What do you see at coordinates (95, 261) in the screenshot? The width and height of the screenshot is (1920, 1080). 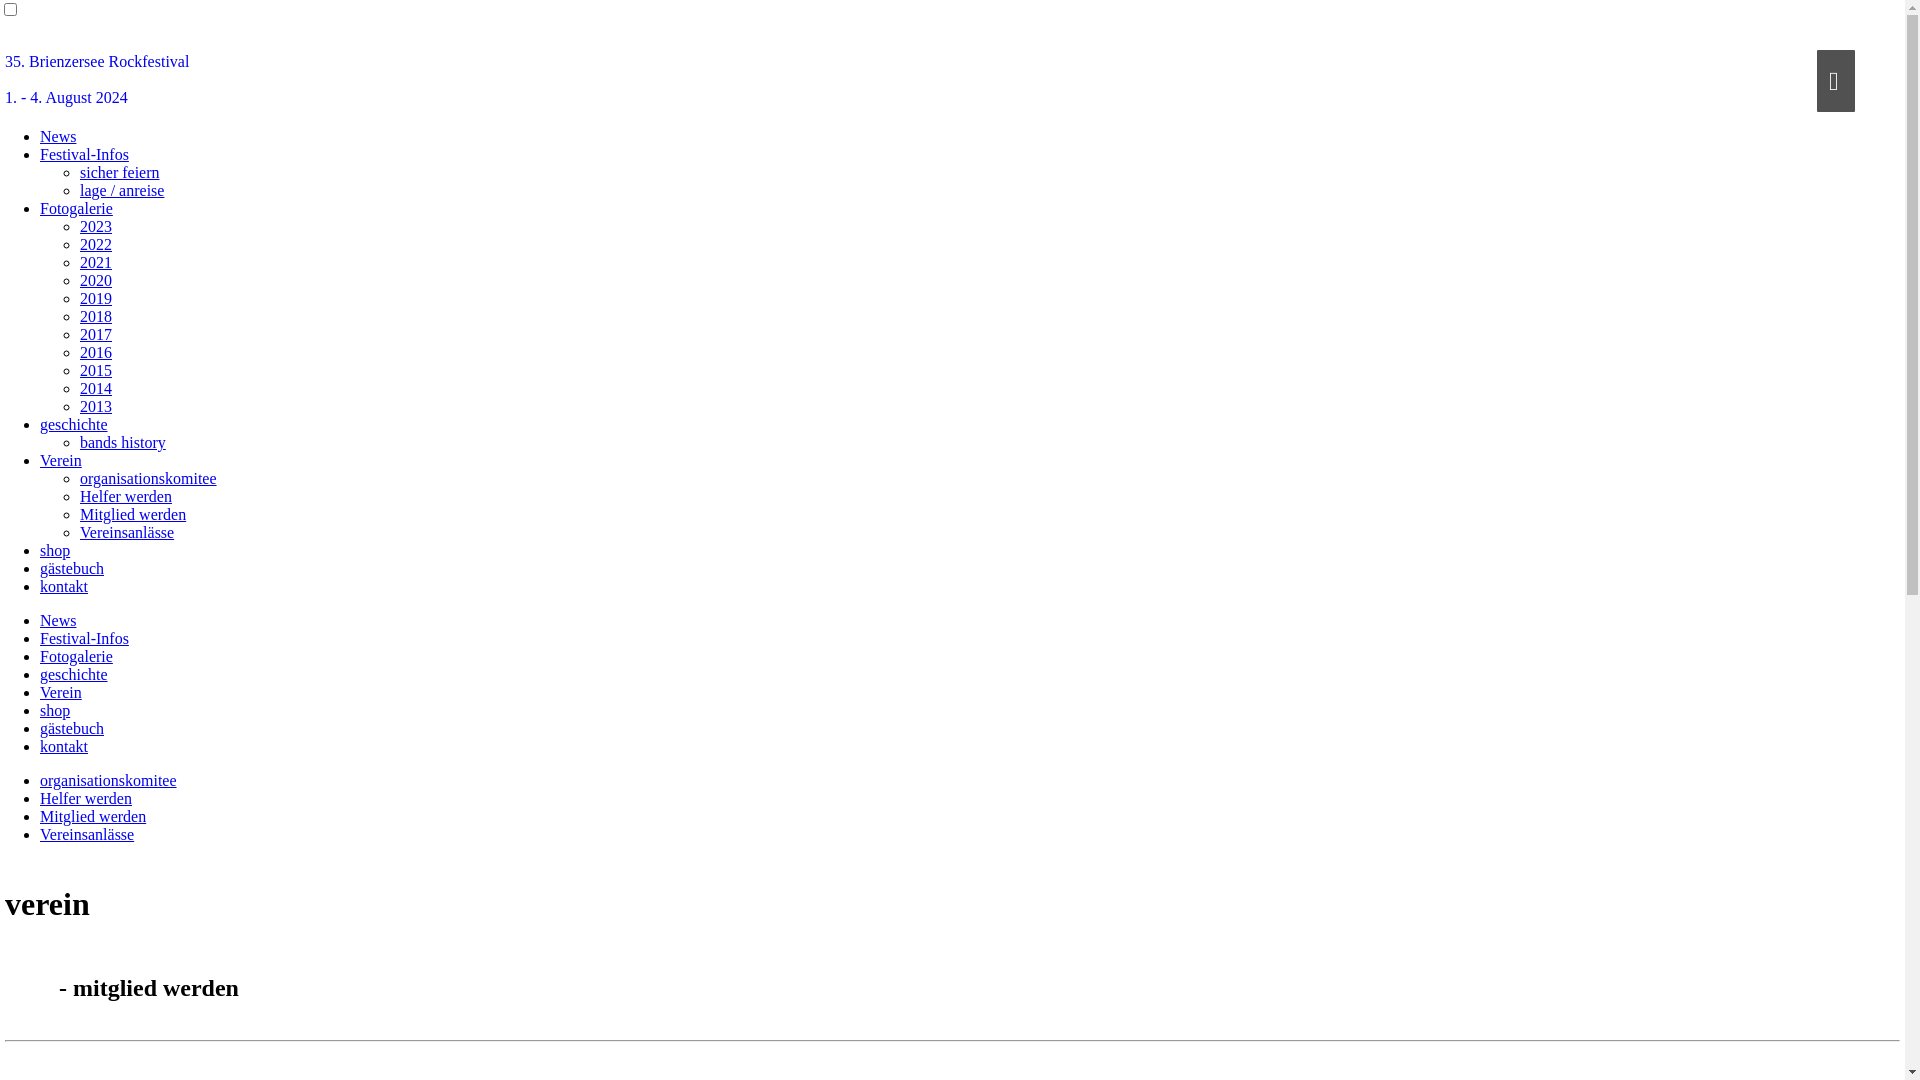 I see `'2021'` at bounding box center [95, 261].